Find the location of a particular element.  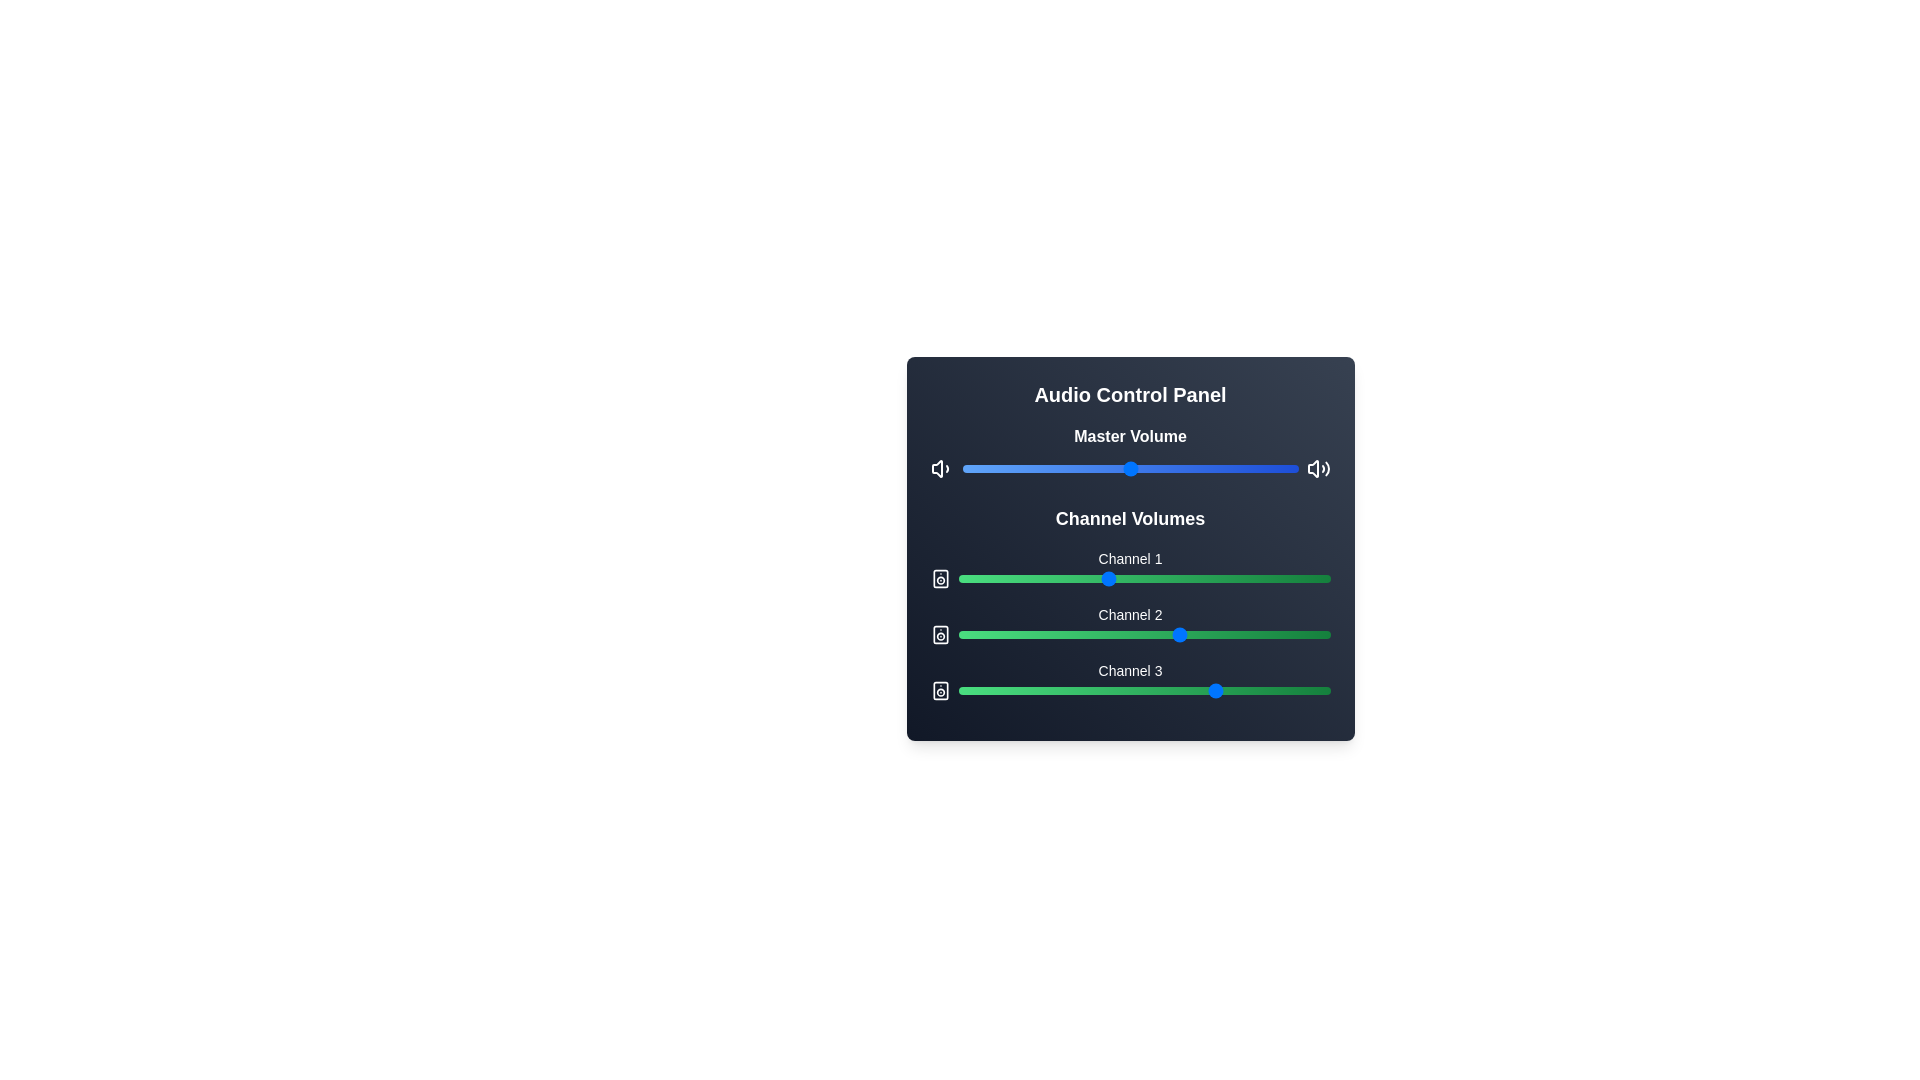

the volume of Channel 2 is located at coordinates (1125, 635).